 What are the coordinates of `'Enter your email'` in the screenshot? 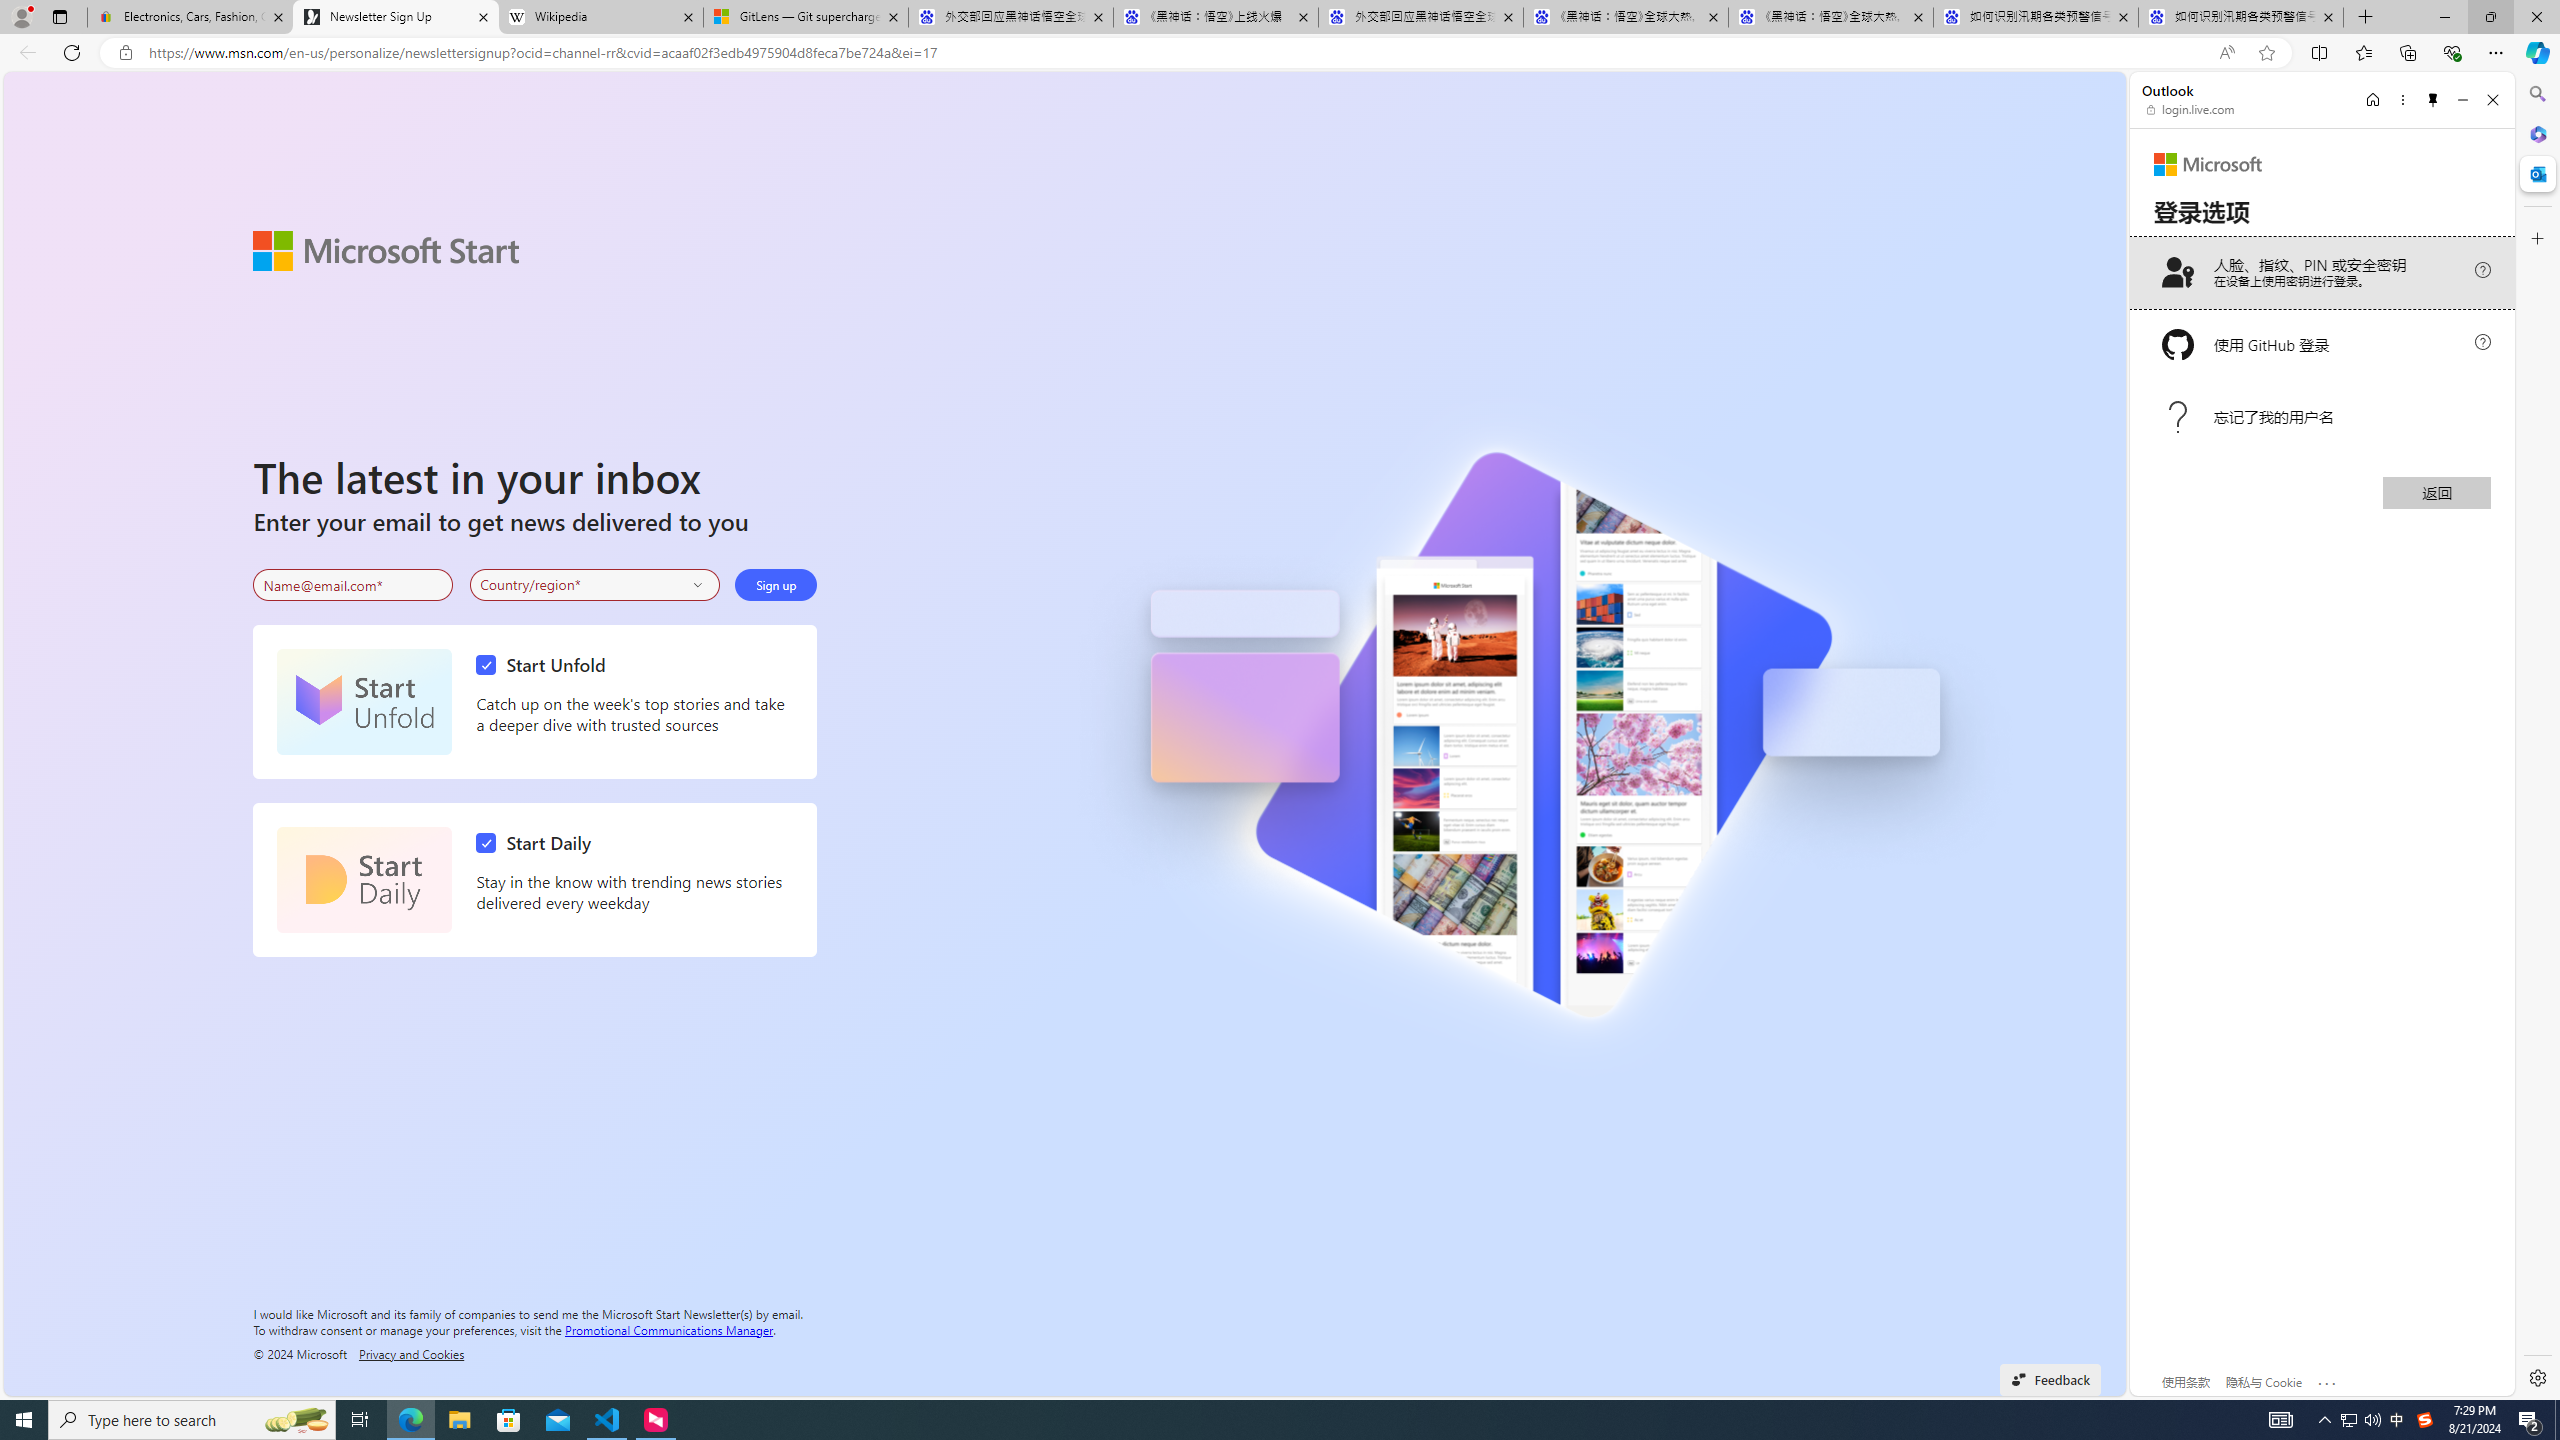 It's located at (352, 585).